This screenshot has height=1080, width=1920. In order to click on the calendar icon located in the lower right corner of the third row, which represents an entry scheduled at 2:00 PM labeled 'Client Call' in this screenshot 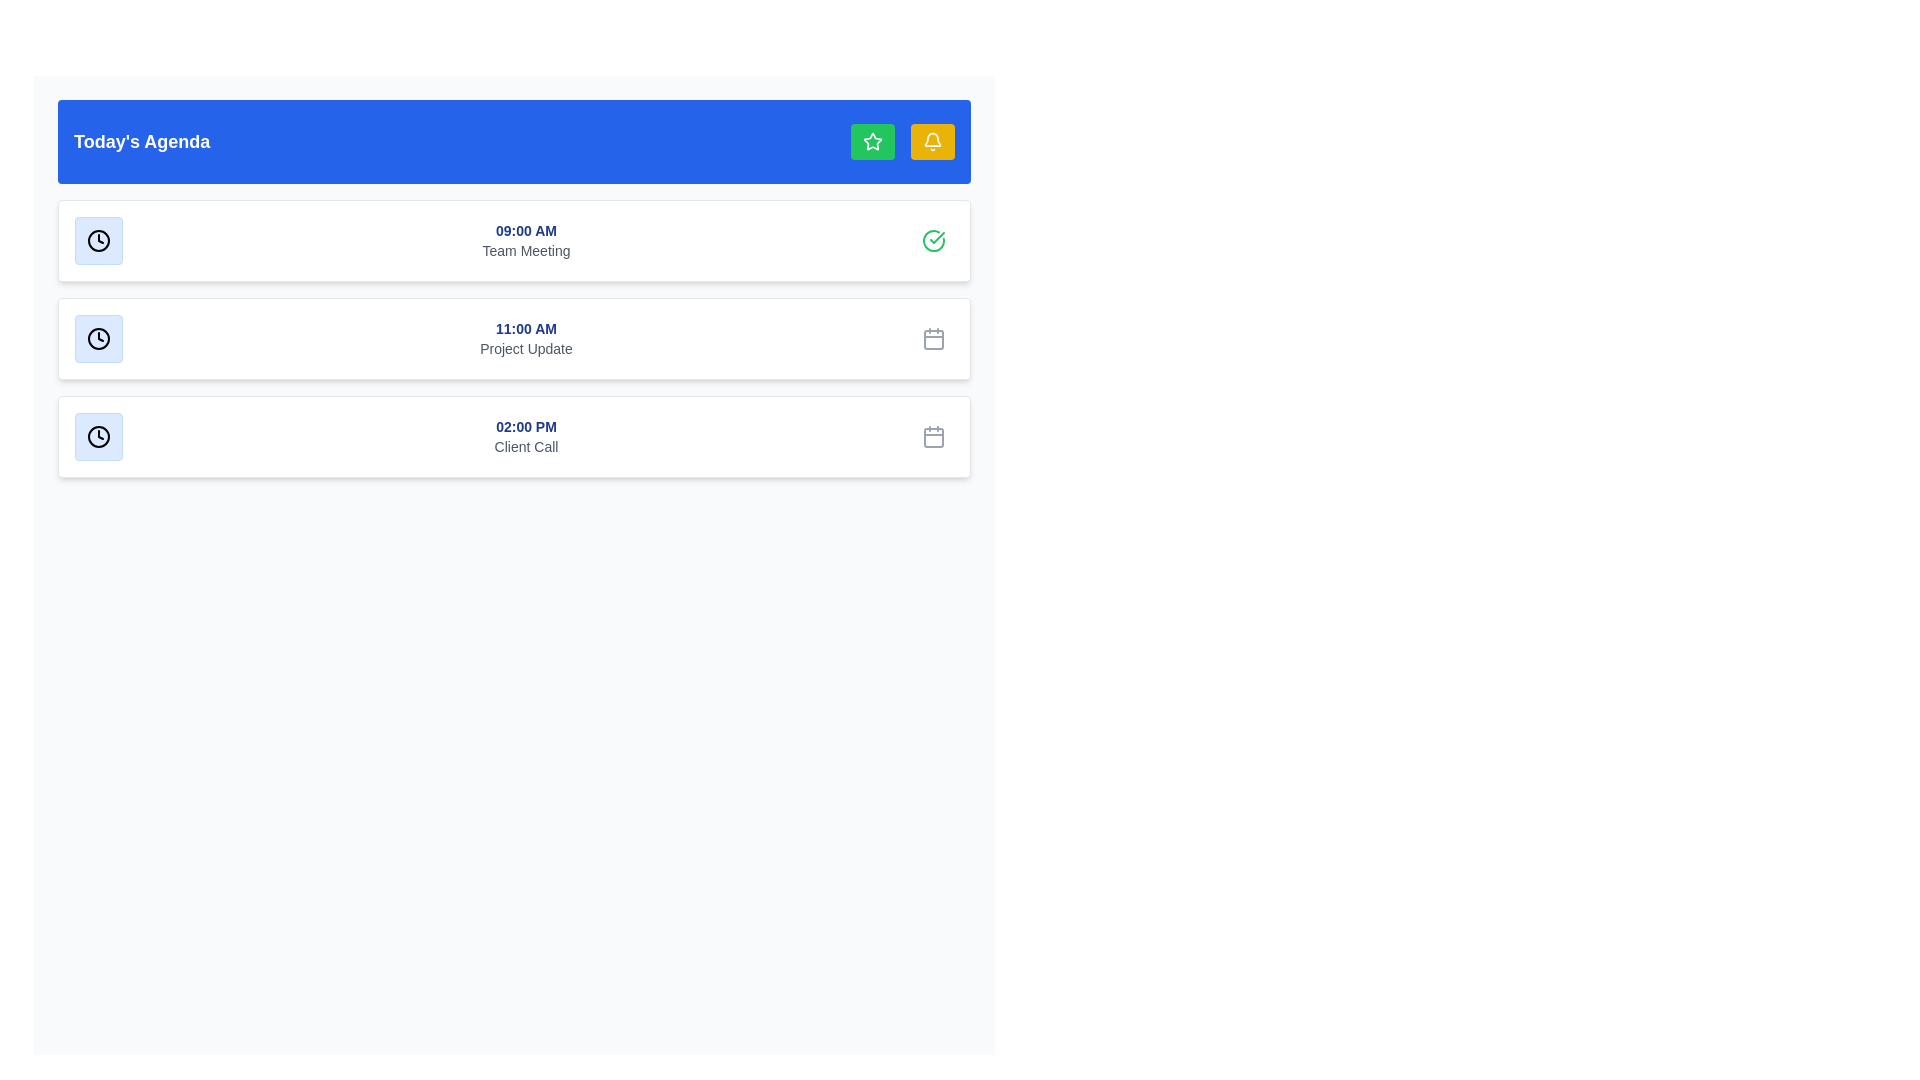, I will do `click(933, 435)`.